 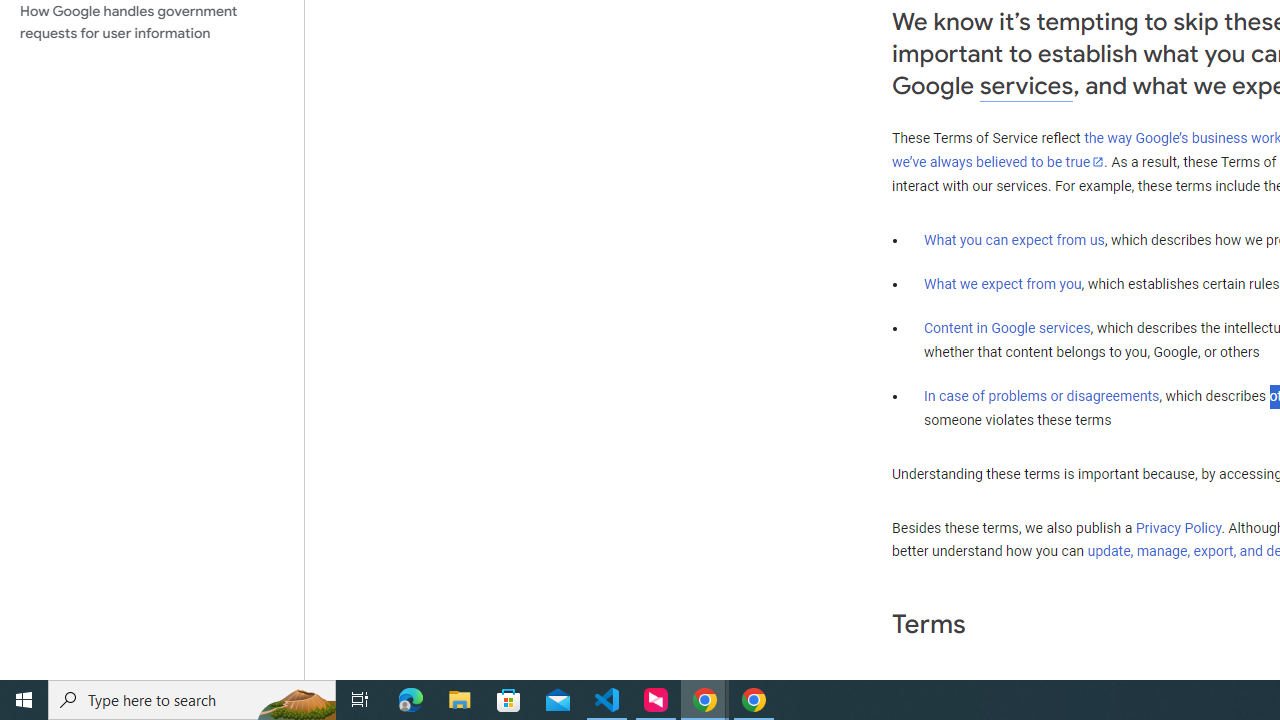 I want to click on 'What you can expect from us', so click(x=1014, y=239).